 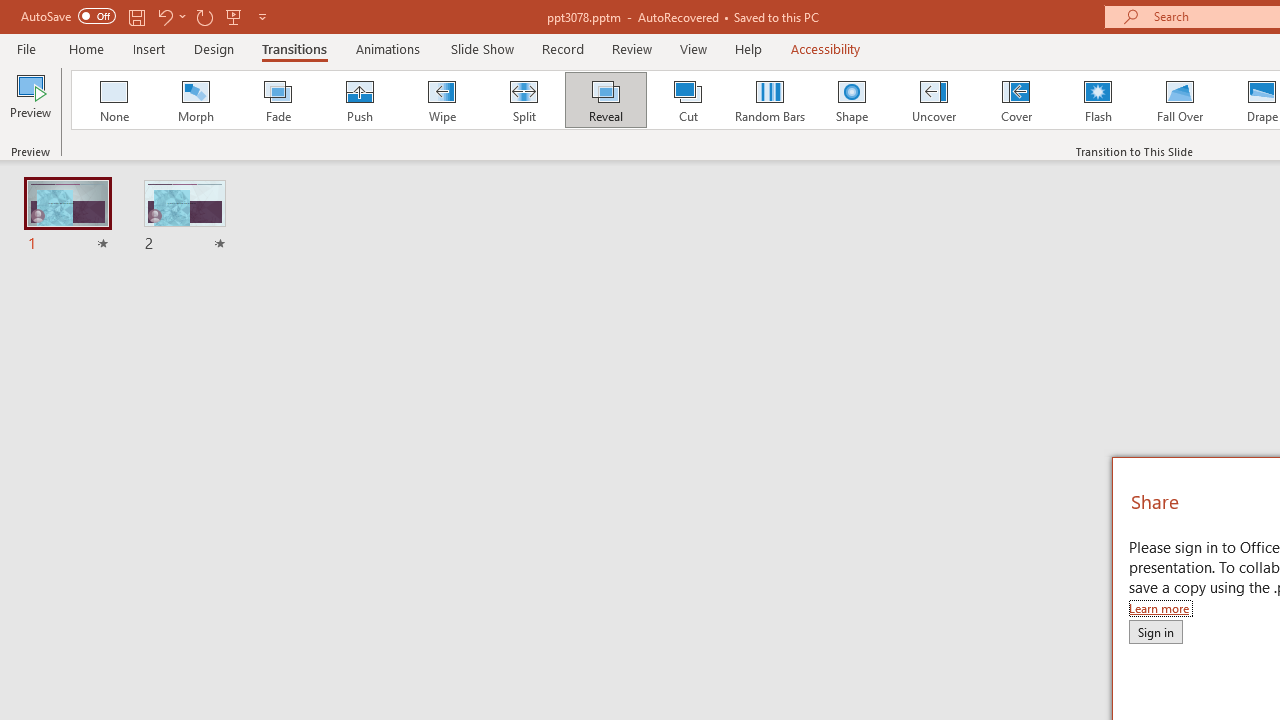 I want to click on 'Uncover', so click(x=933, y=100).